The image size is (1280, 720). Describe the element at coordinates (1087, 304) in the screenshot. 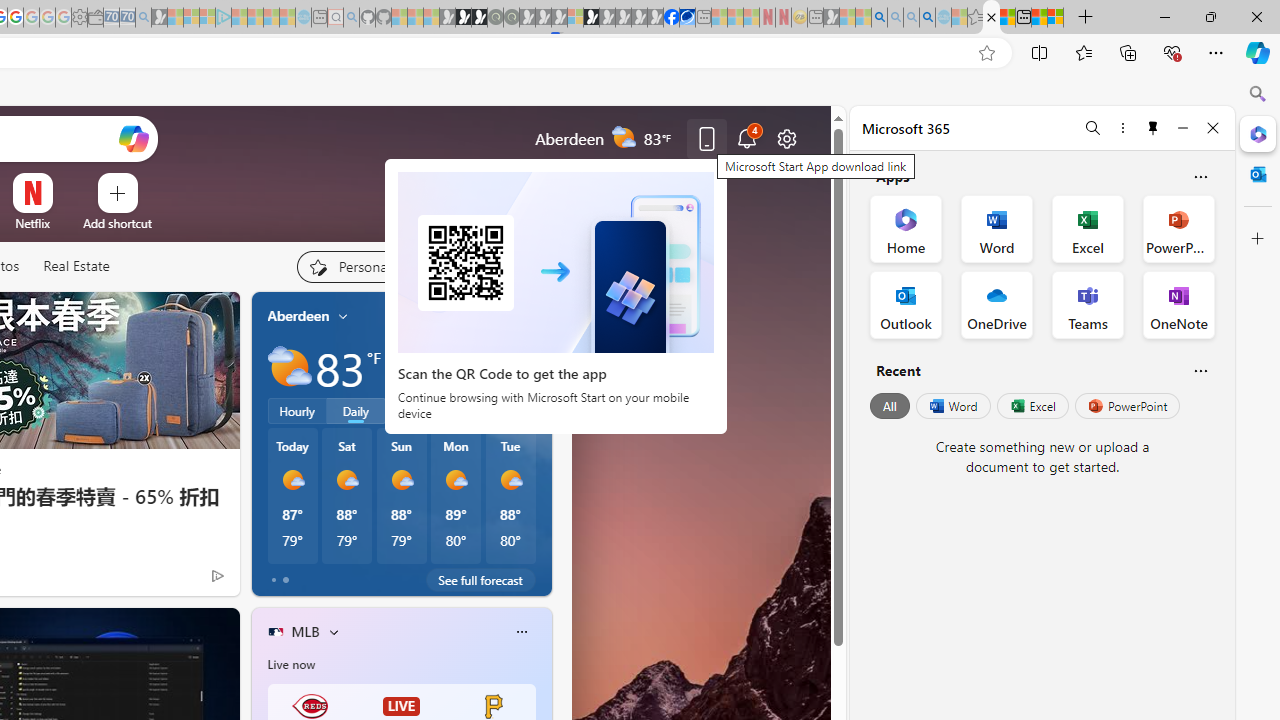

I see `'Teams Office App'` at that location.